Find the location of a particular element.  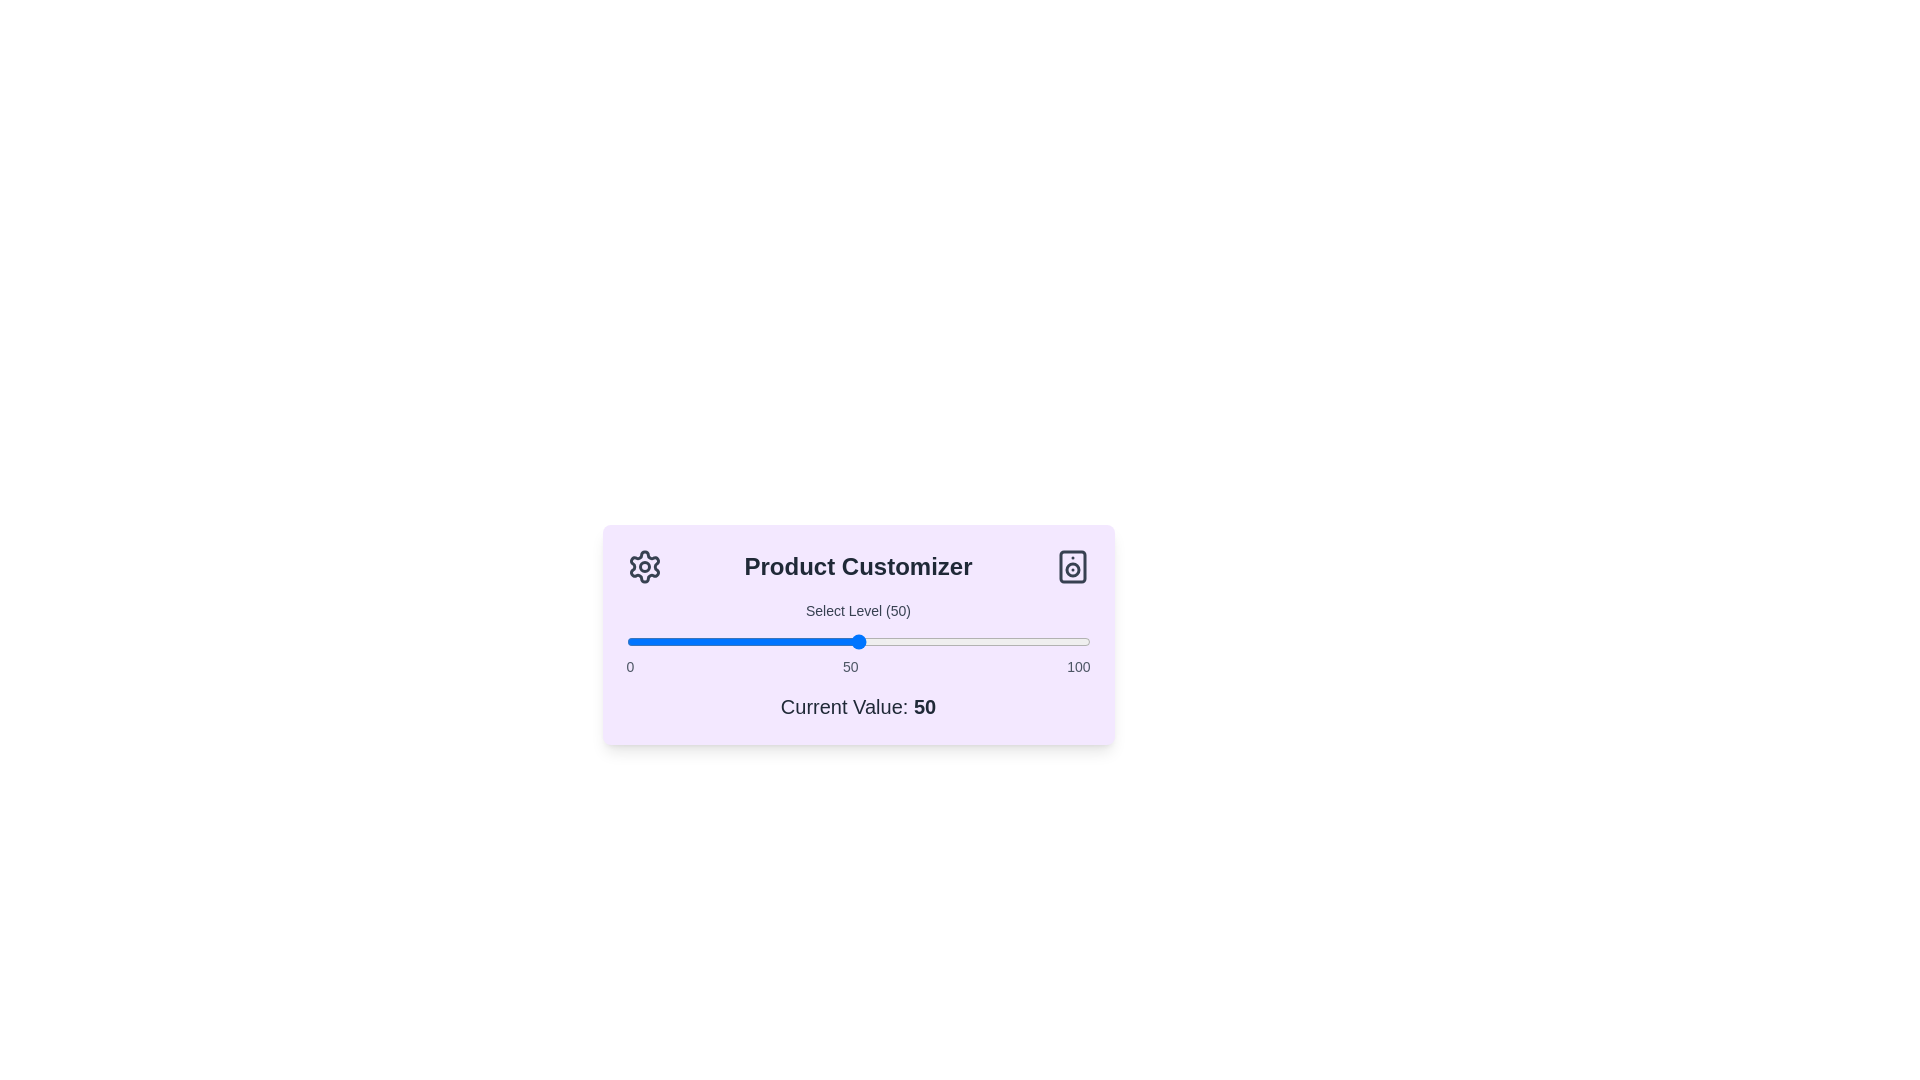

the settings icon to access its tooltip or additional functionalities is located at coordinates (644, 567).